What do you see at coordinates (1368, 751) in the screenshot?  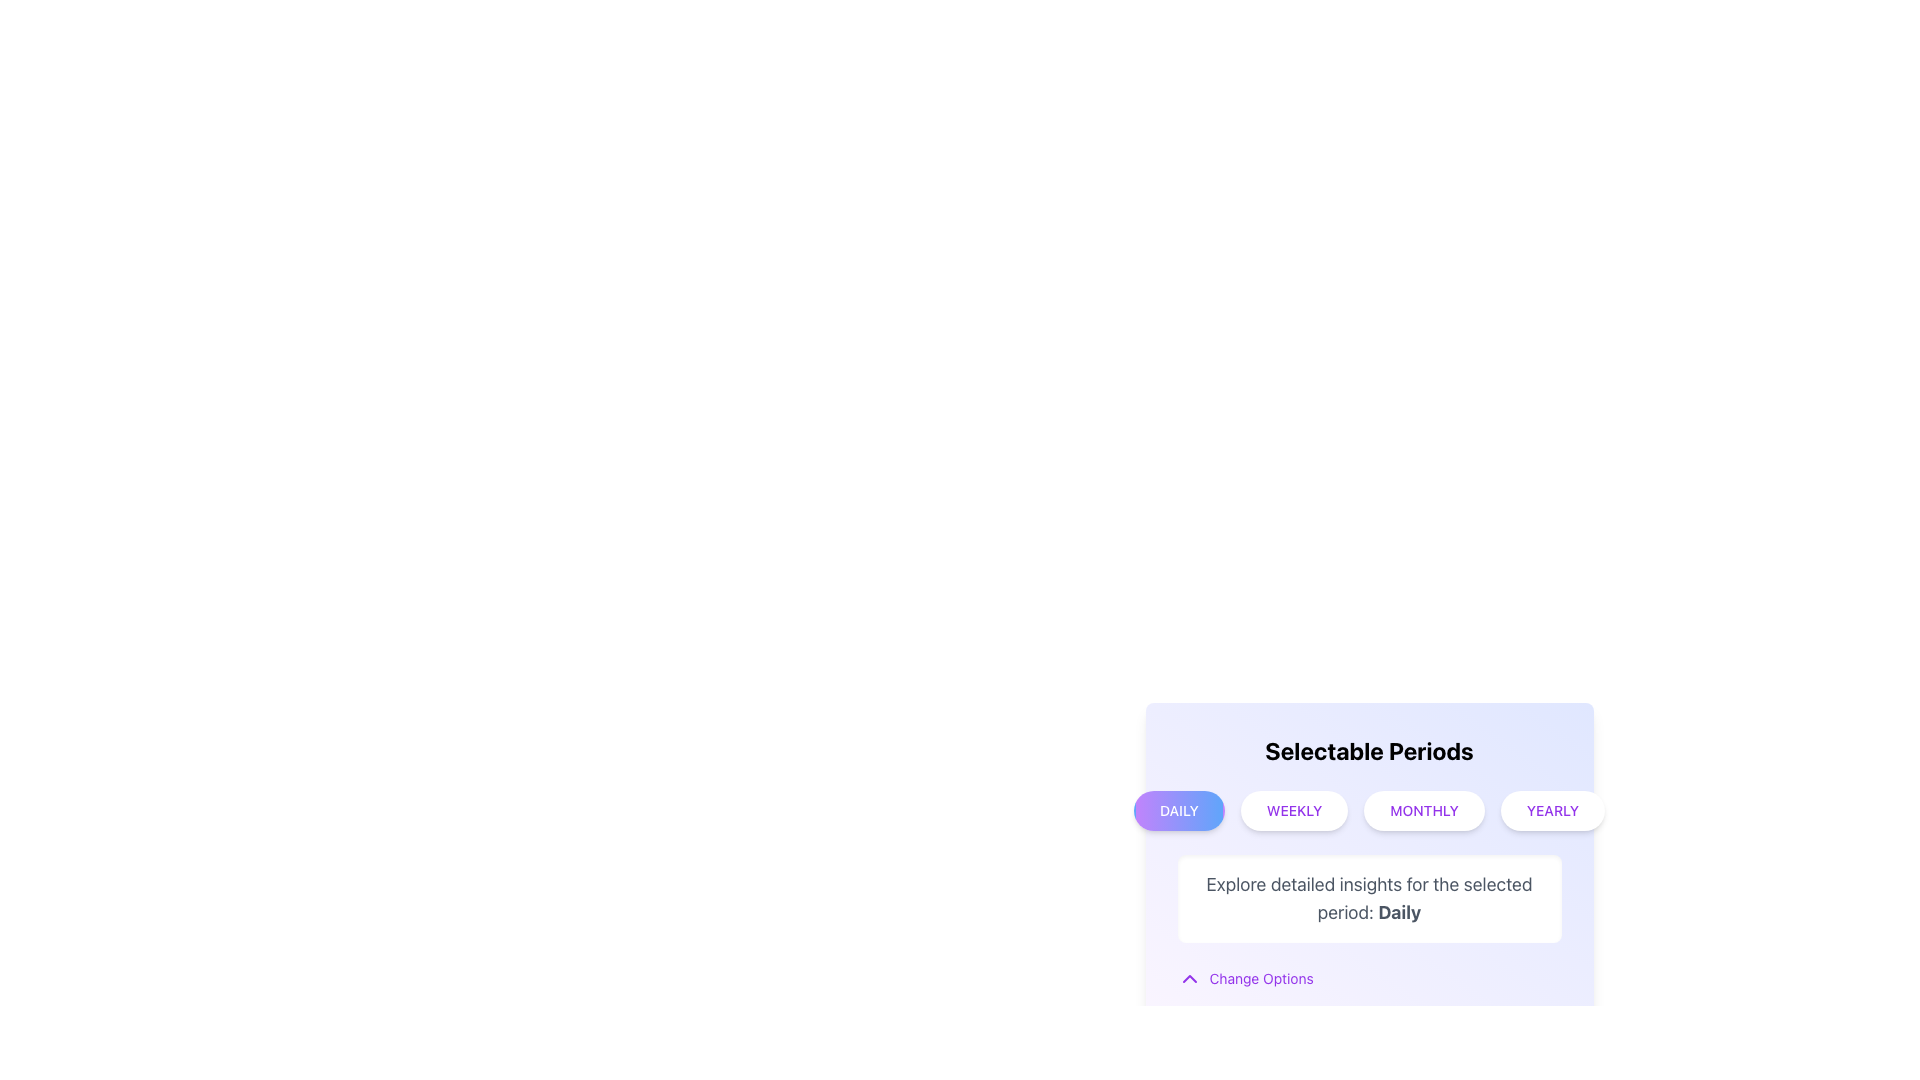 I see `heading text 'Selectable Periods' which is styled with large, bold, and centered text at the top of the card` at bounding box center [1368, 751].